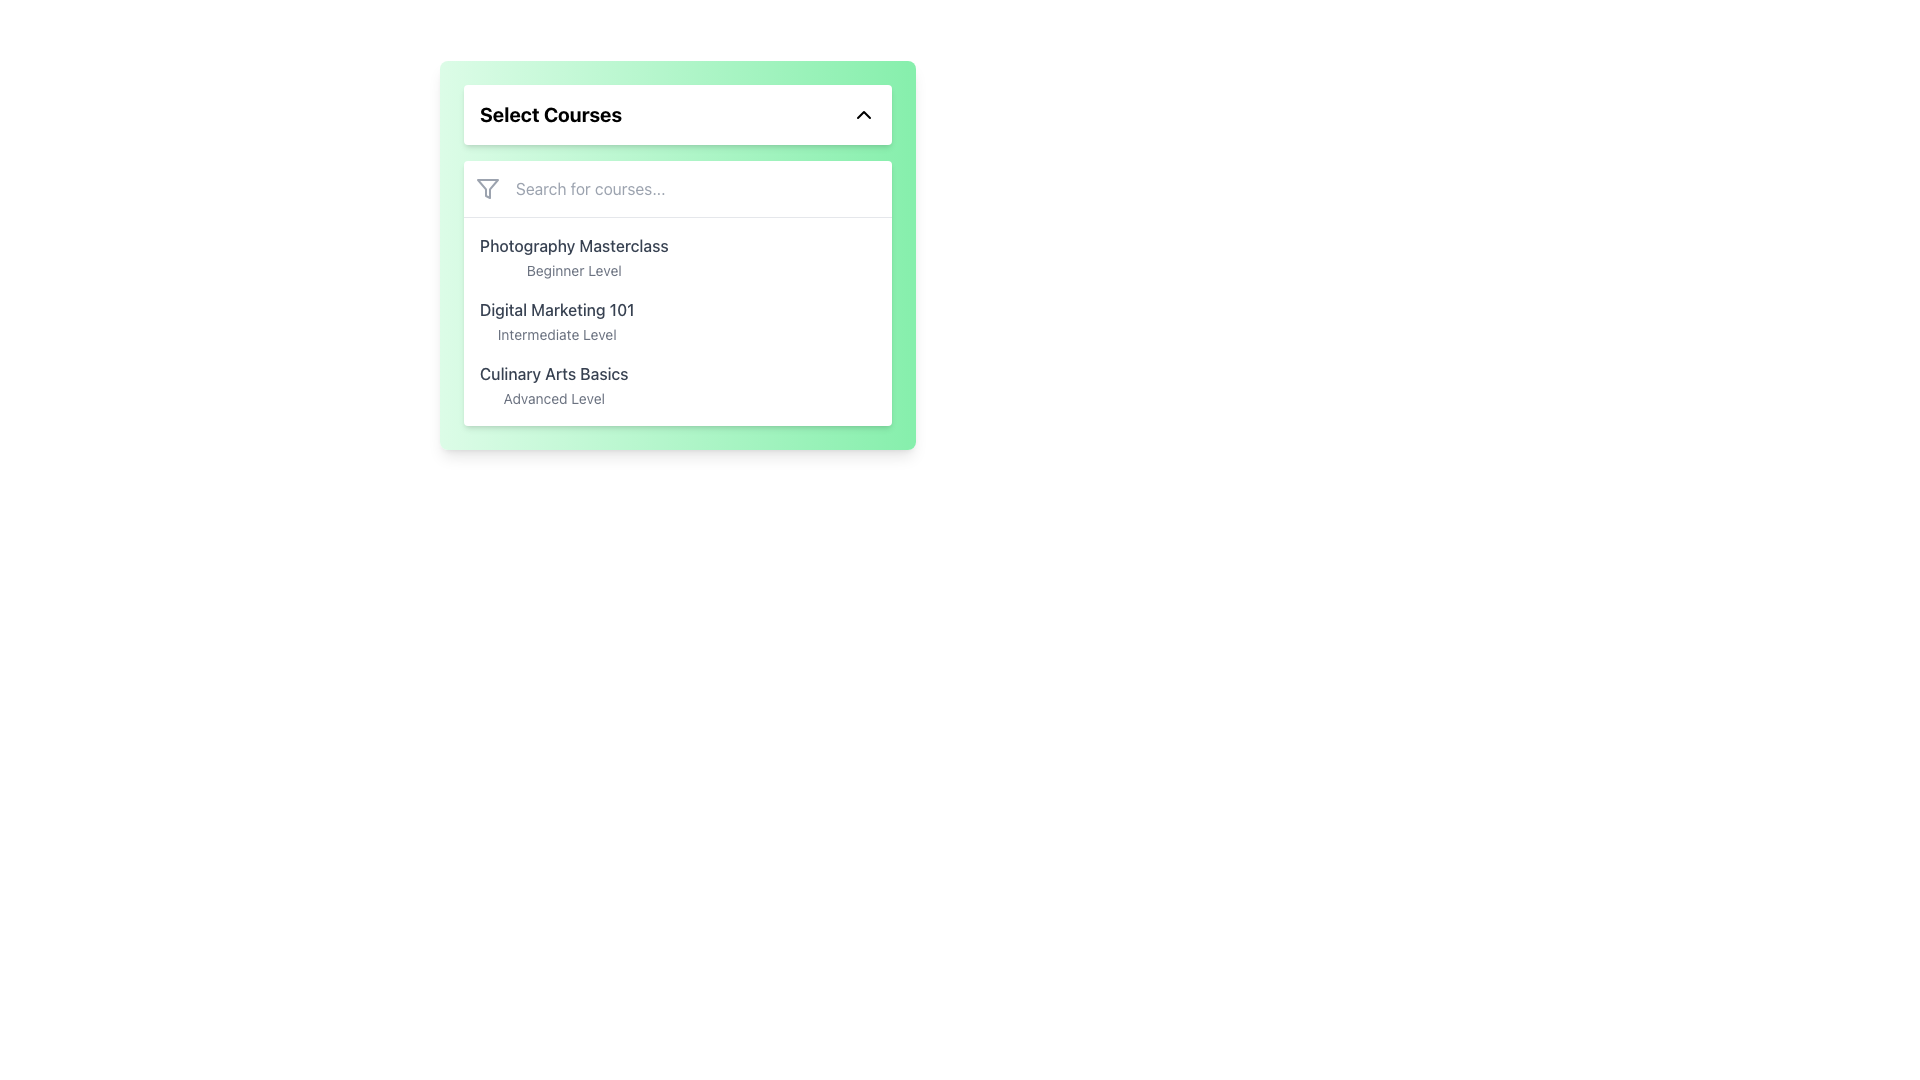 This screenshot has width=1920, height=1080. What do you see at coordinates (554, 374) in the screenshot?
I see `the text label that reads 'Culinary Arts Basics', which is the third item in the dropdown interface titled 'Select Courses'` at bounding box center [554, 374].